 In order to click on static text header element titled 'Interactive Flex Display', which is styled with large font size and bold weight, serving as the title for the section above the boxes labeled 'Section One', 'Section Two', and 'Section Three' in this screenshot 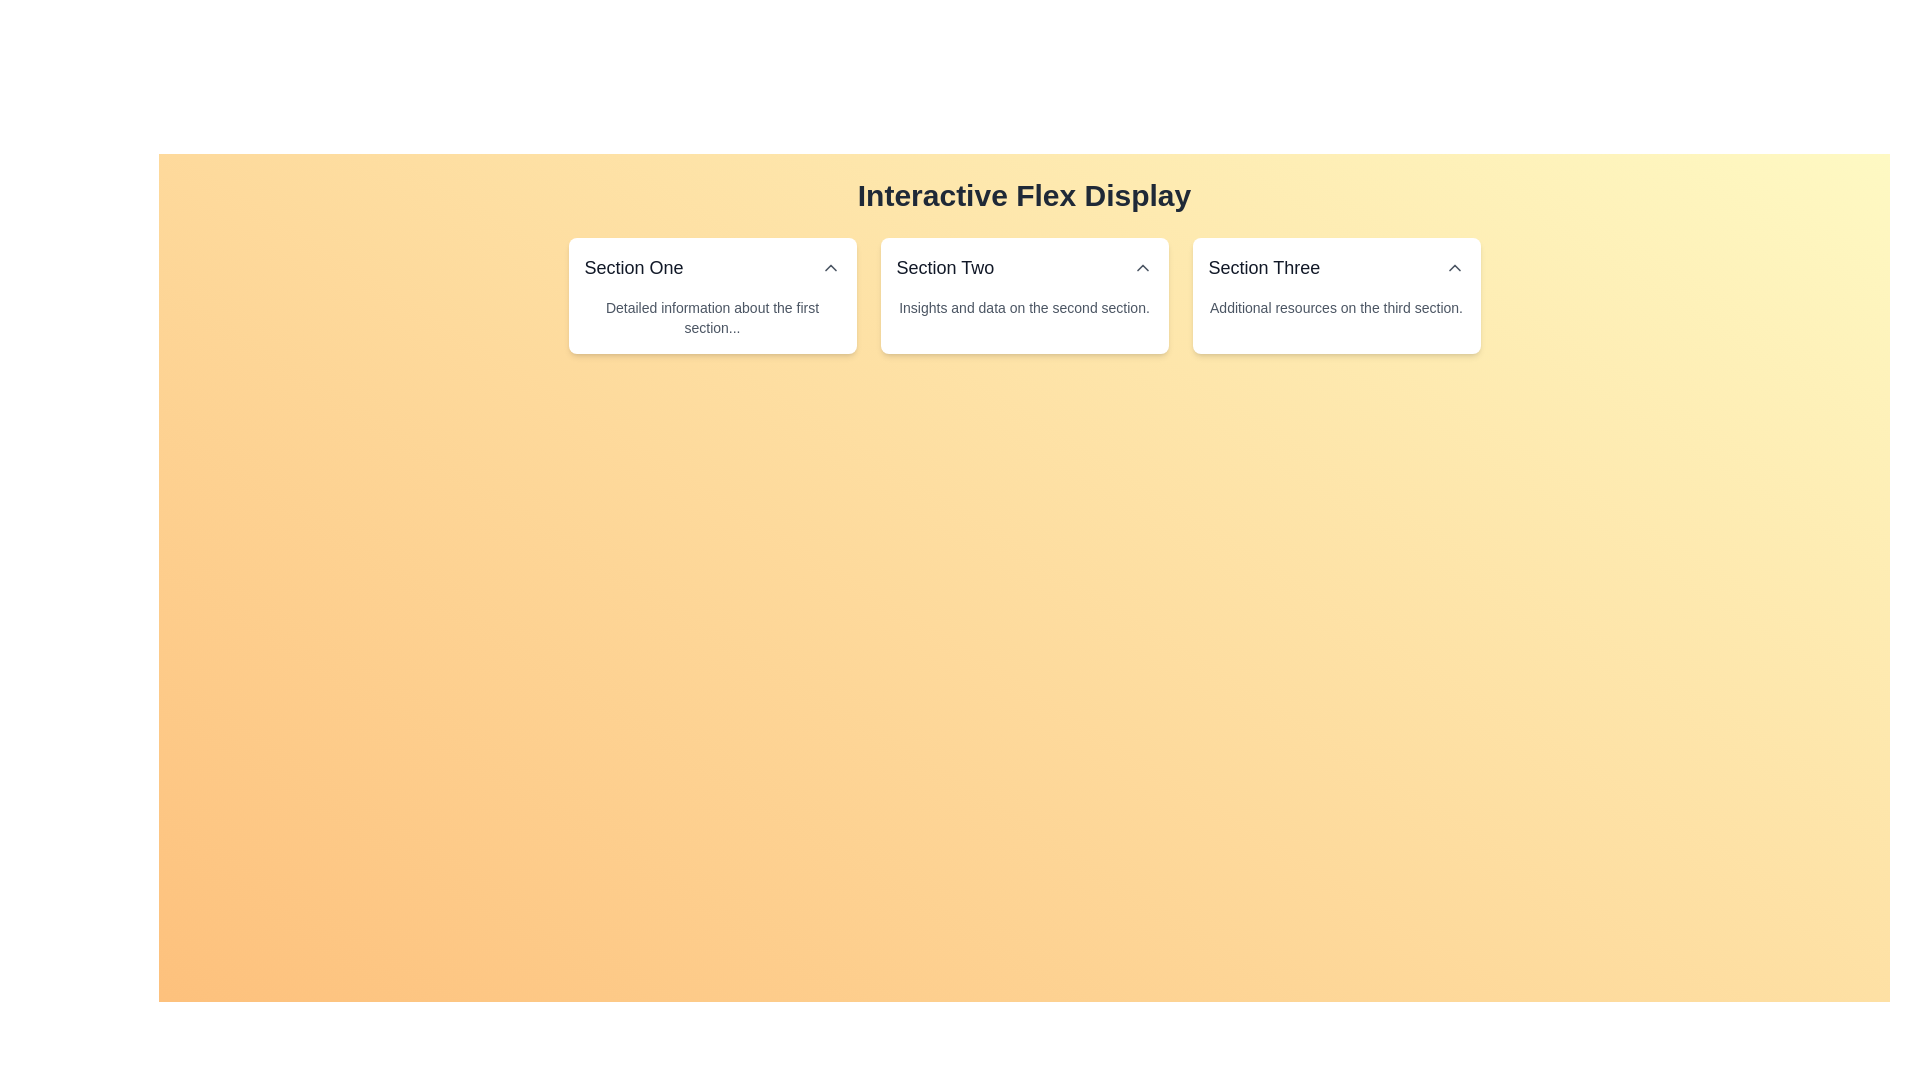, I will do `click(1024, 196)`.